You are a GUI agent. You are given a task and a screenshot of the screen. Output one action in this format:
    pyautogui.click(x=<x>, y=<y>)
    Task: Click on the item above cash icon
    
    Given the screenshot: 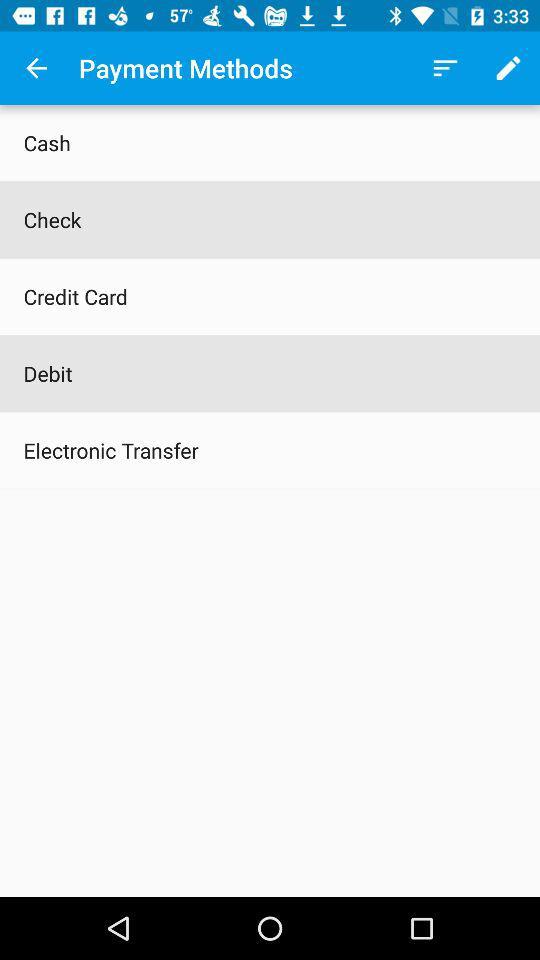 What is the action you would take?
    pyautogui.click(x=36, y=68)
    